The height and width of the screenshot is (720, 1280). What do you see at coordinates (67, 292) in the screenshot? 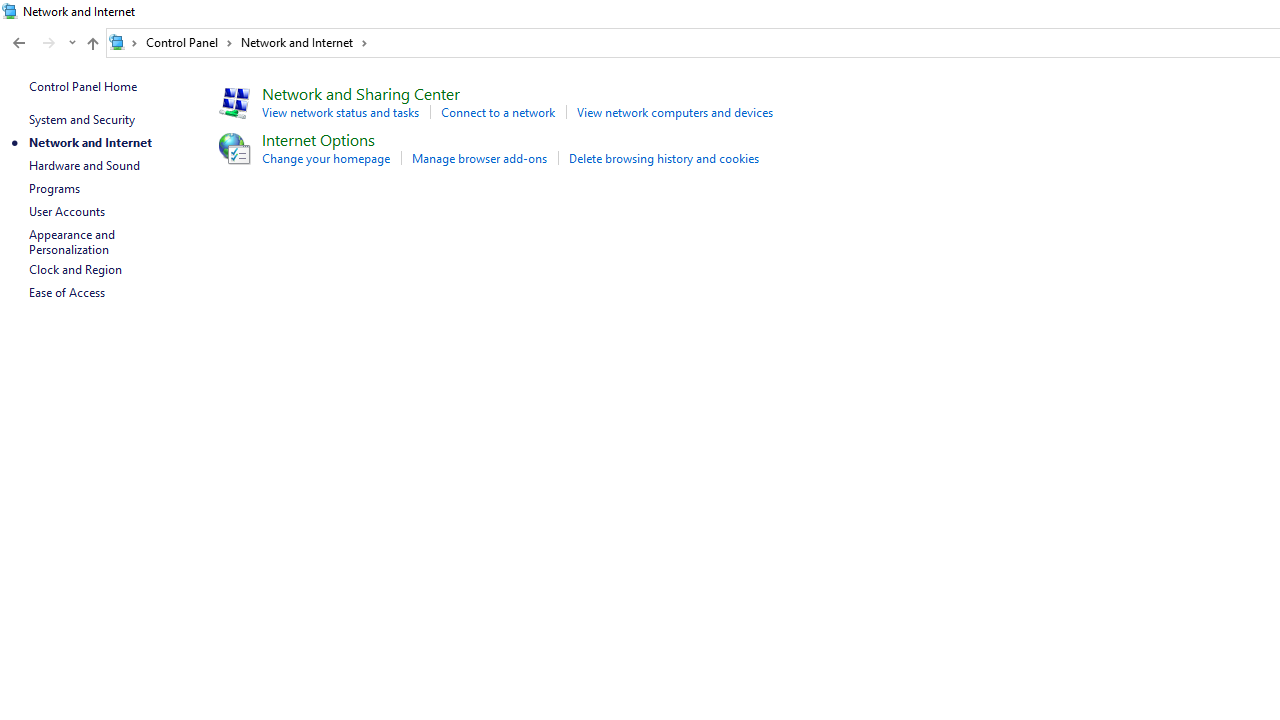
I see `'Ease of Access'` at bounding box center [67, 292].